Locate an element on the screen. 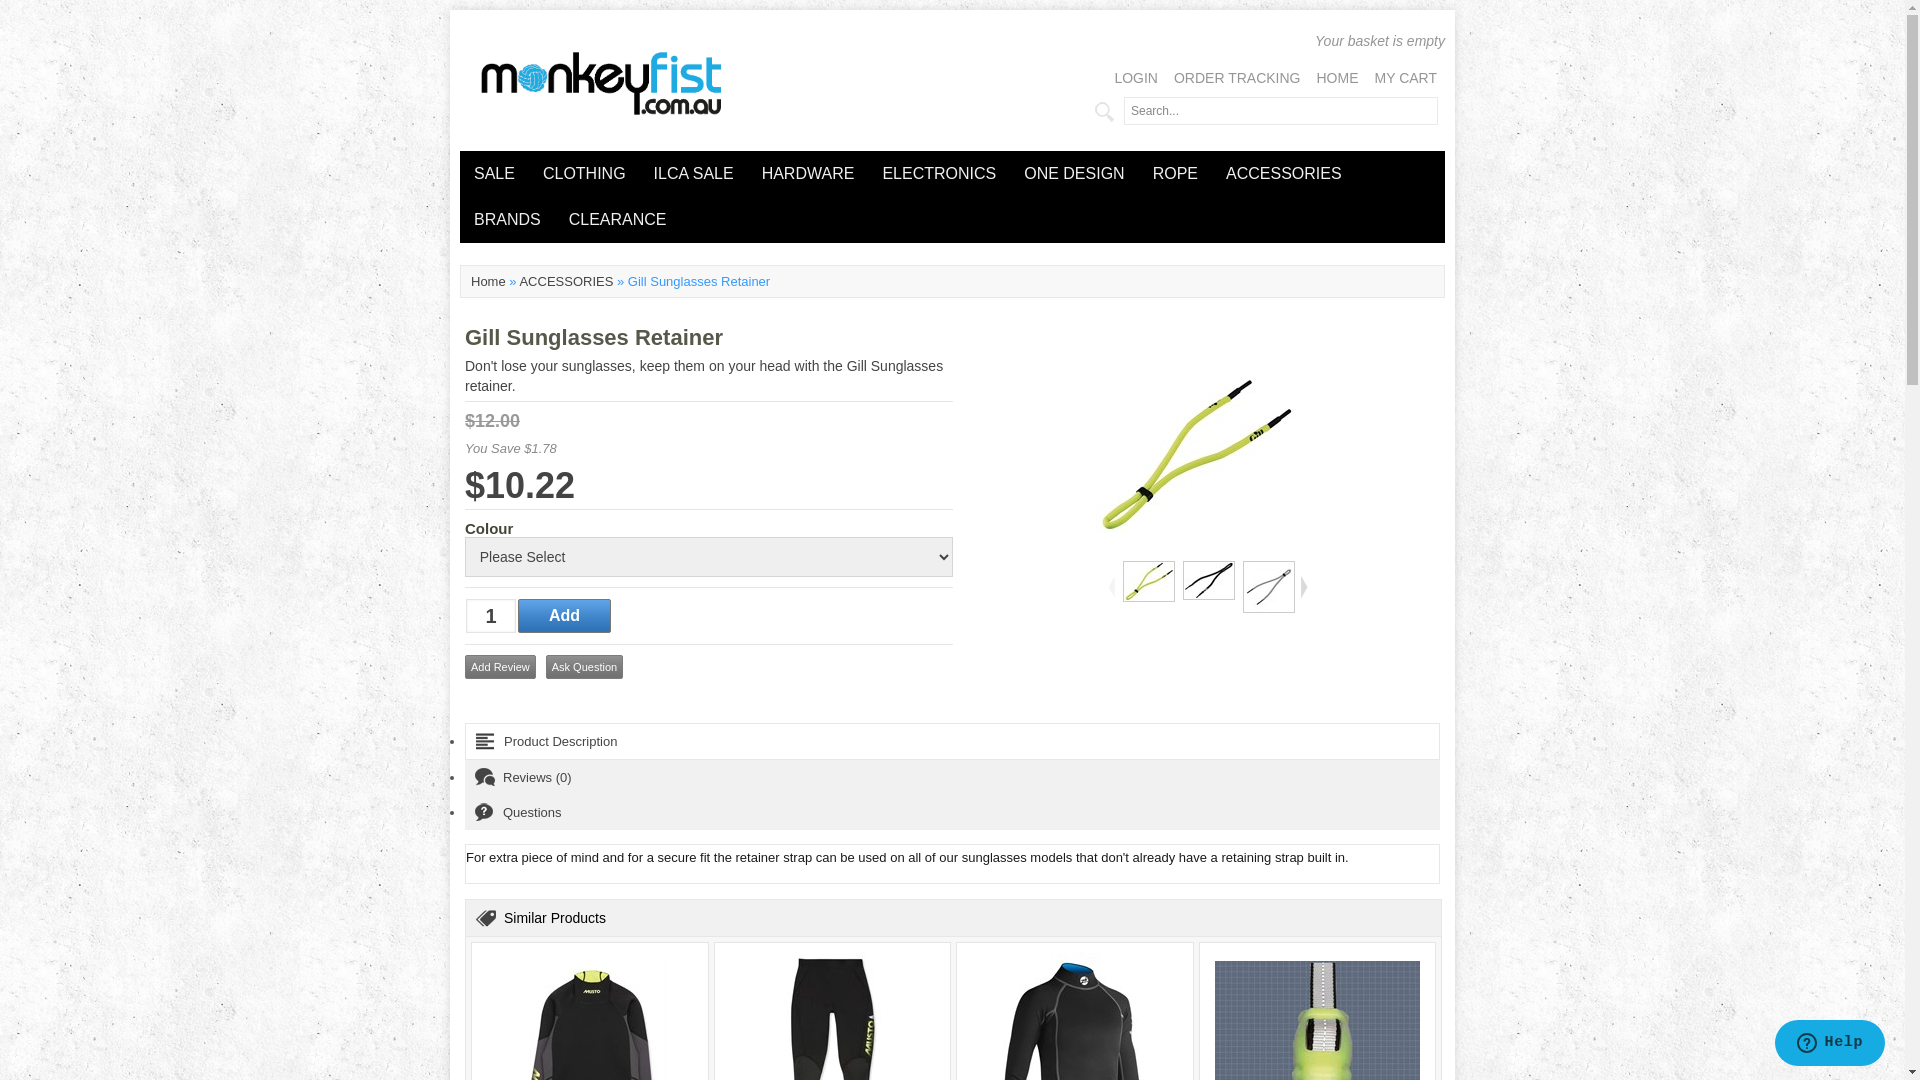 Image resolution: width=1920 pixels, height=1080 pixels. 'ROPE' is located at coordinates (1175, 172).